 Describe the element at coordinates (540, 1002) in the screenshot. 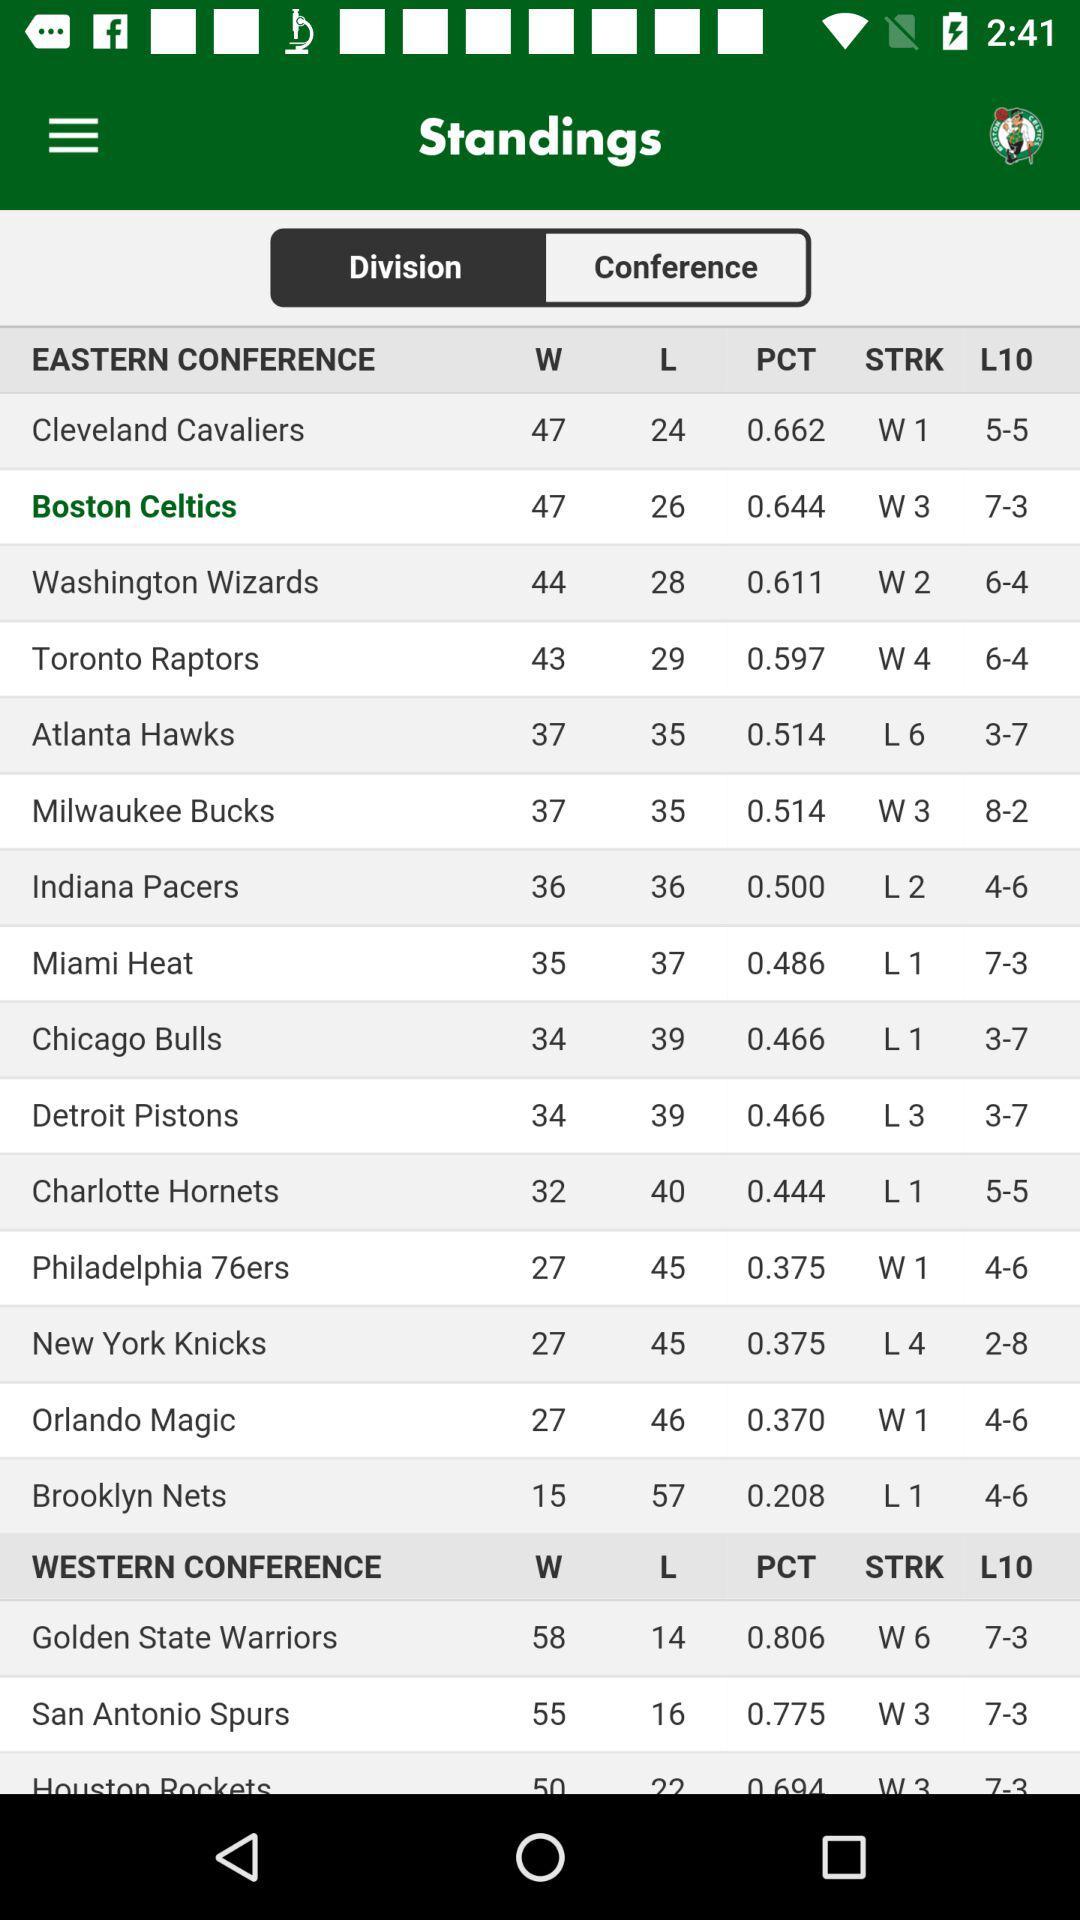

I see `scores` at that location.